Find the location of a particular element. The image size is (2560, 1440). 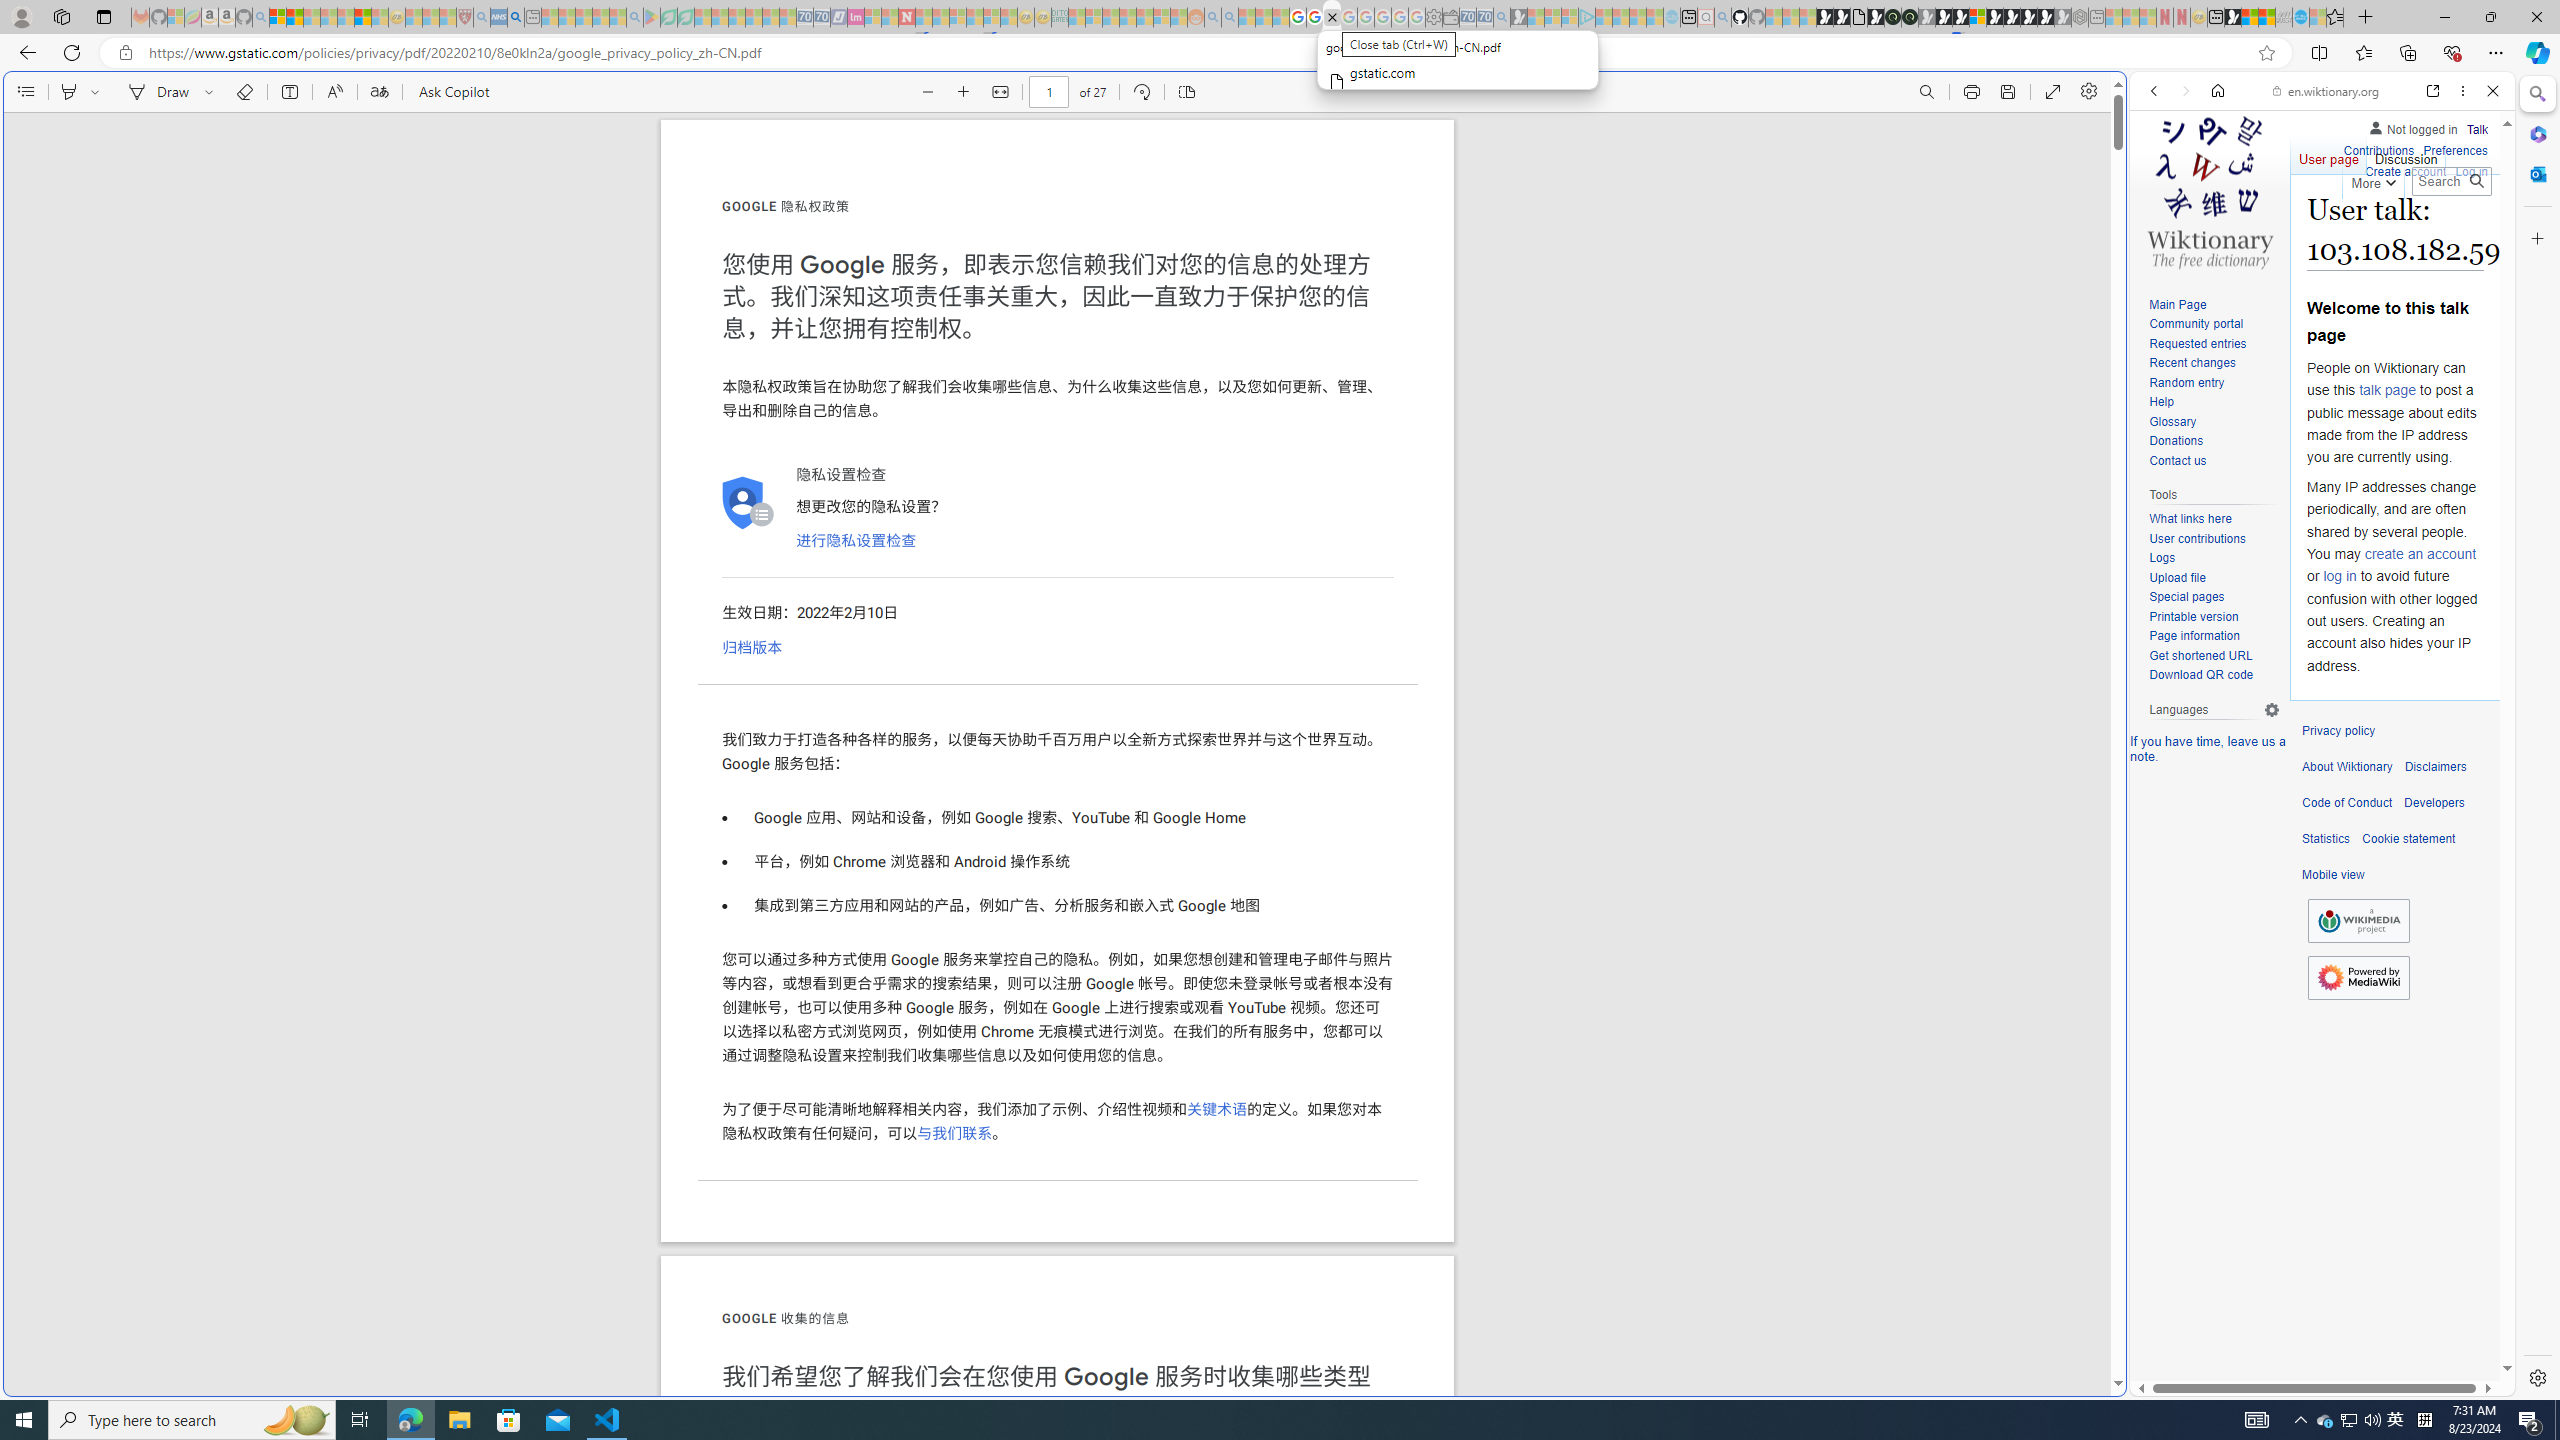

'Cheap Car Rentals - Save70.com - Sleeping' is located at coordinates (1483, 16).